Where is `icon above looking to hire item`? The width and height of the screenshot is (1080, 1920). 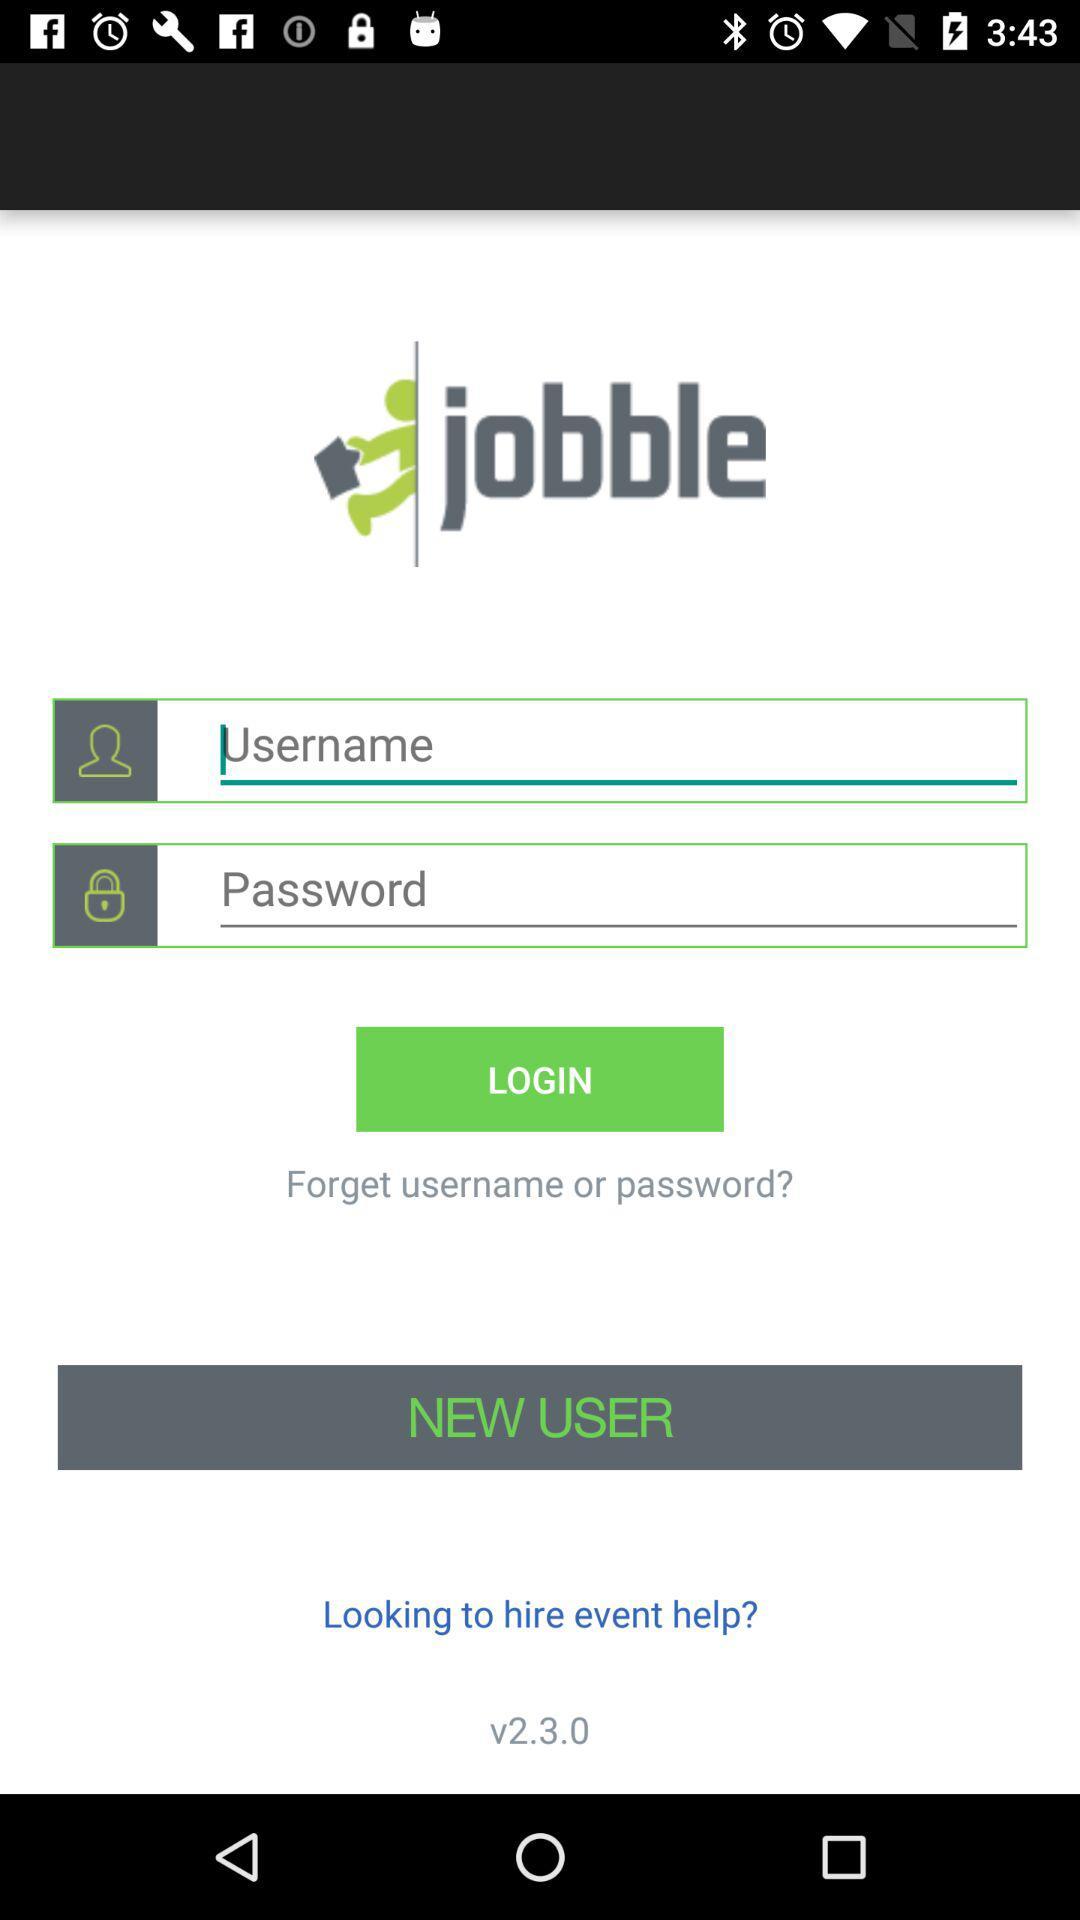 icon above looking to hire item is located at coordinates (540, 1416).